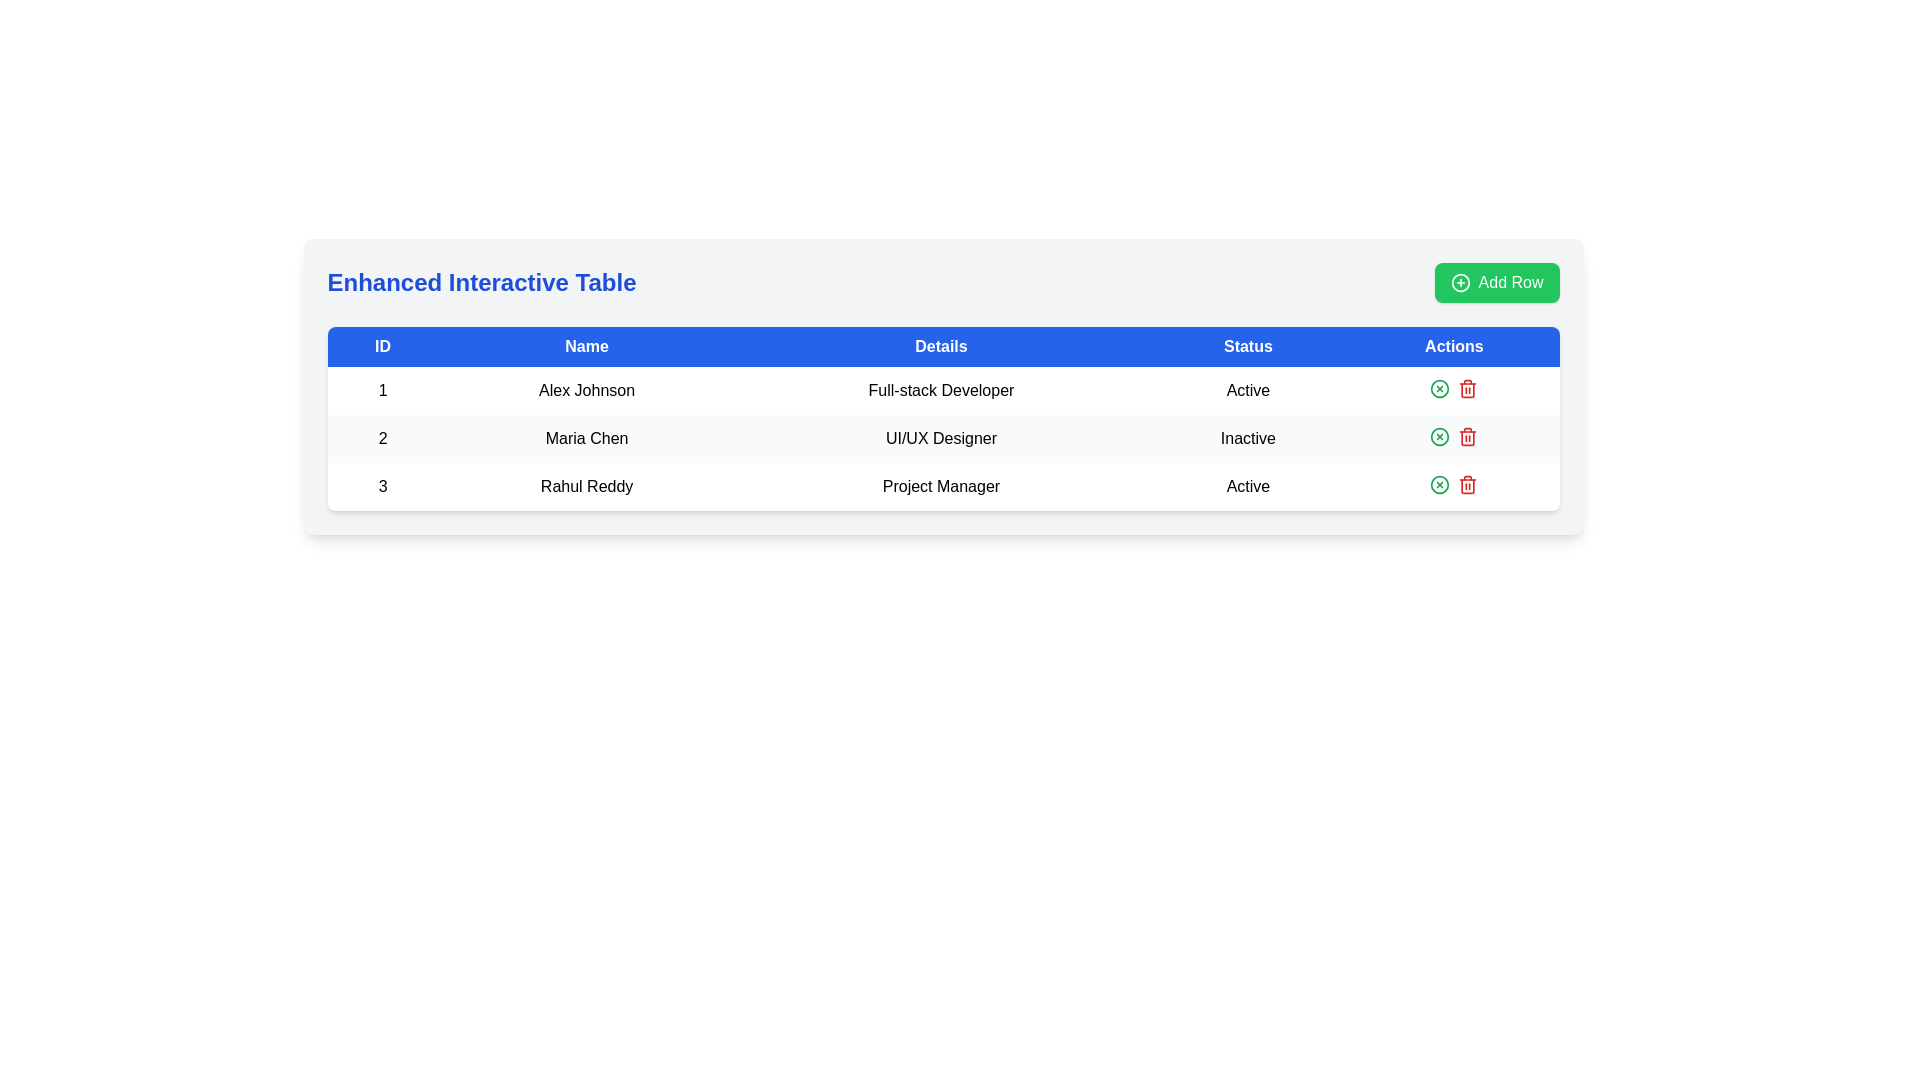 The width and height of the screenshot is (1920, 1080). I want to click on the text label in the third row of the interactive table that describes the role or position associated with 'Rahul Reddy', so click(940, 486).